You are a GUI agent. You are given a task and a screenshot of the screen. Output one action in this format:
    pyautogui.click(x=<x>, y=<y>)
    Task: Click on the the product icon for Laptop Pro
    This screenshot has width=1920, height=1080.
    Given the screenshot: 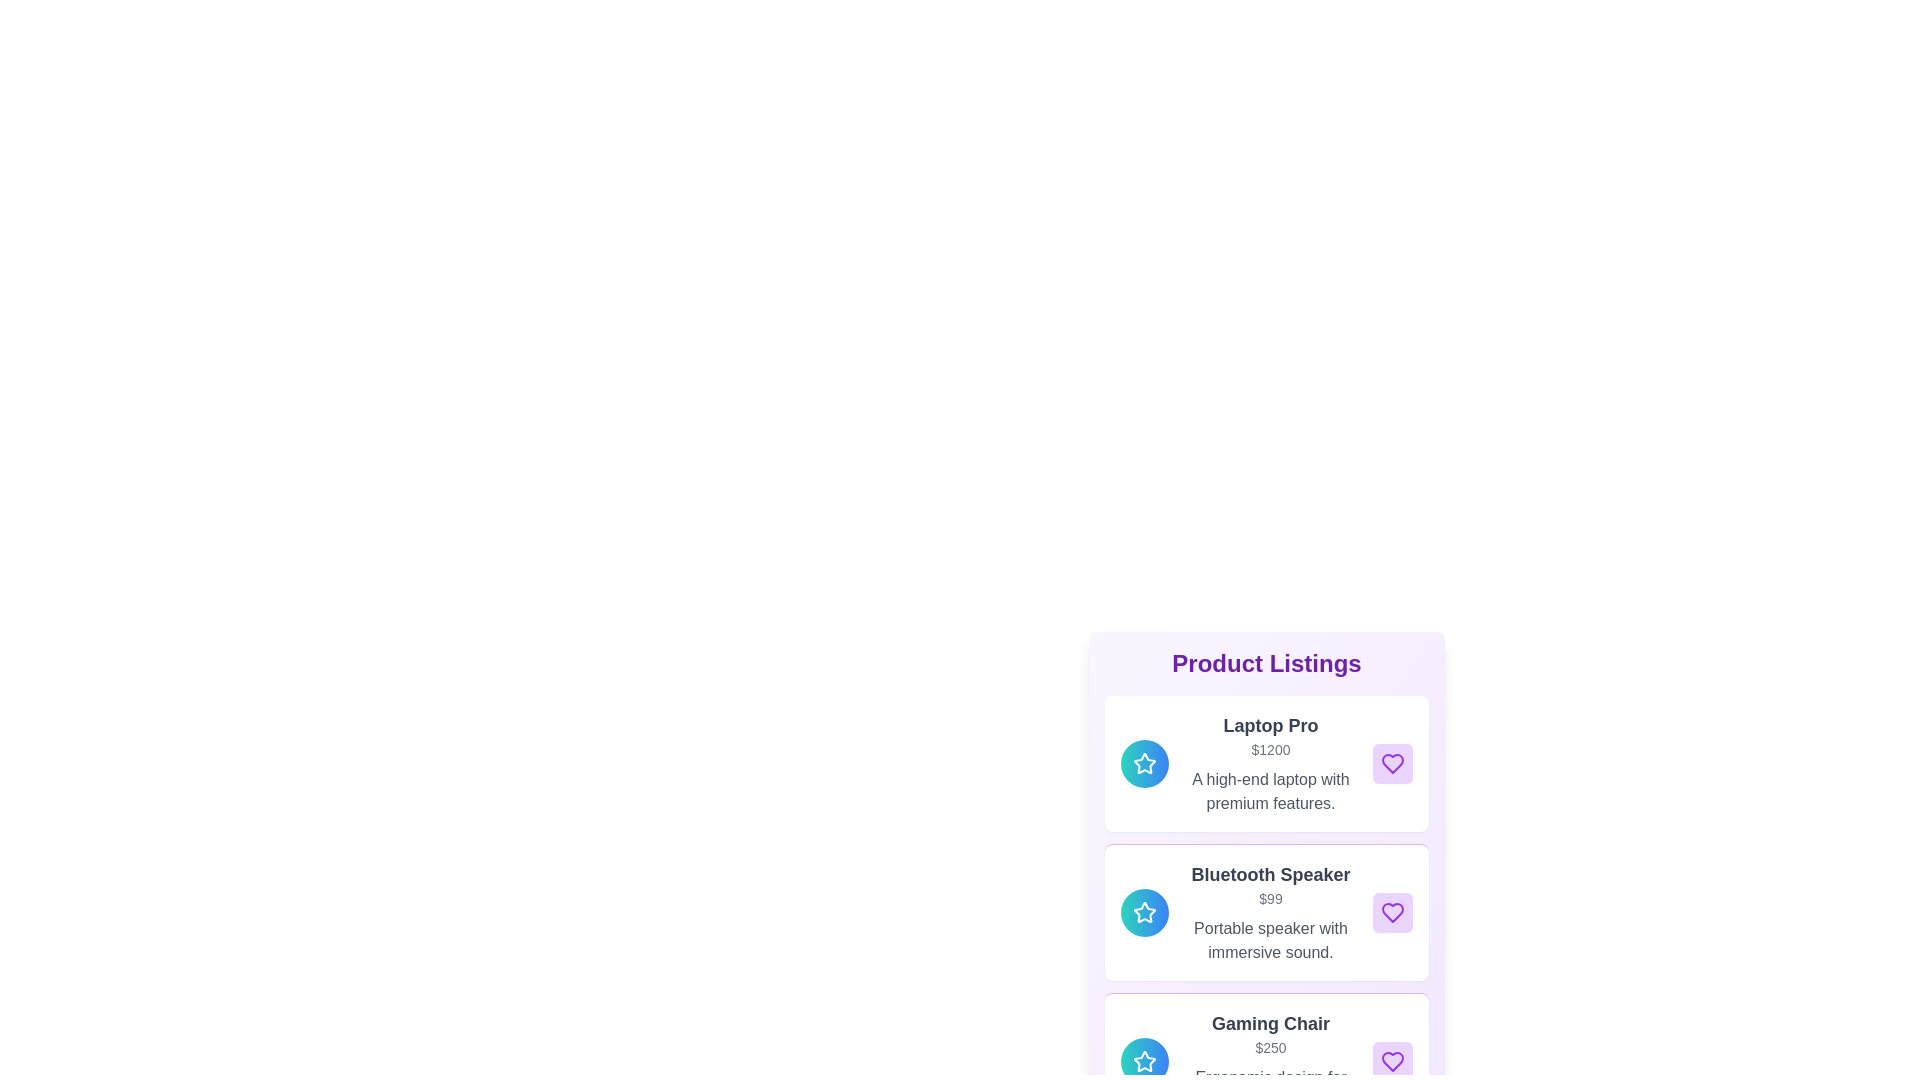 What is the action you would take?
    pyautogui.click(x=1145, y=763)
    